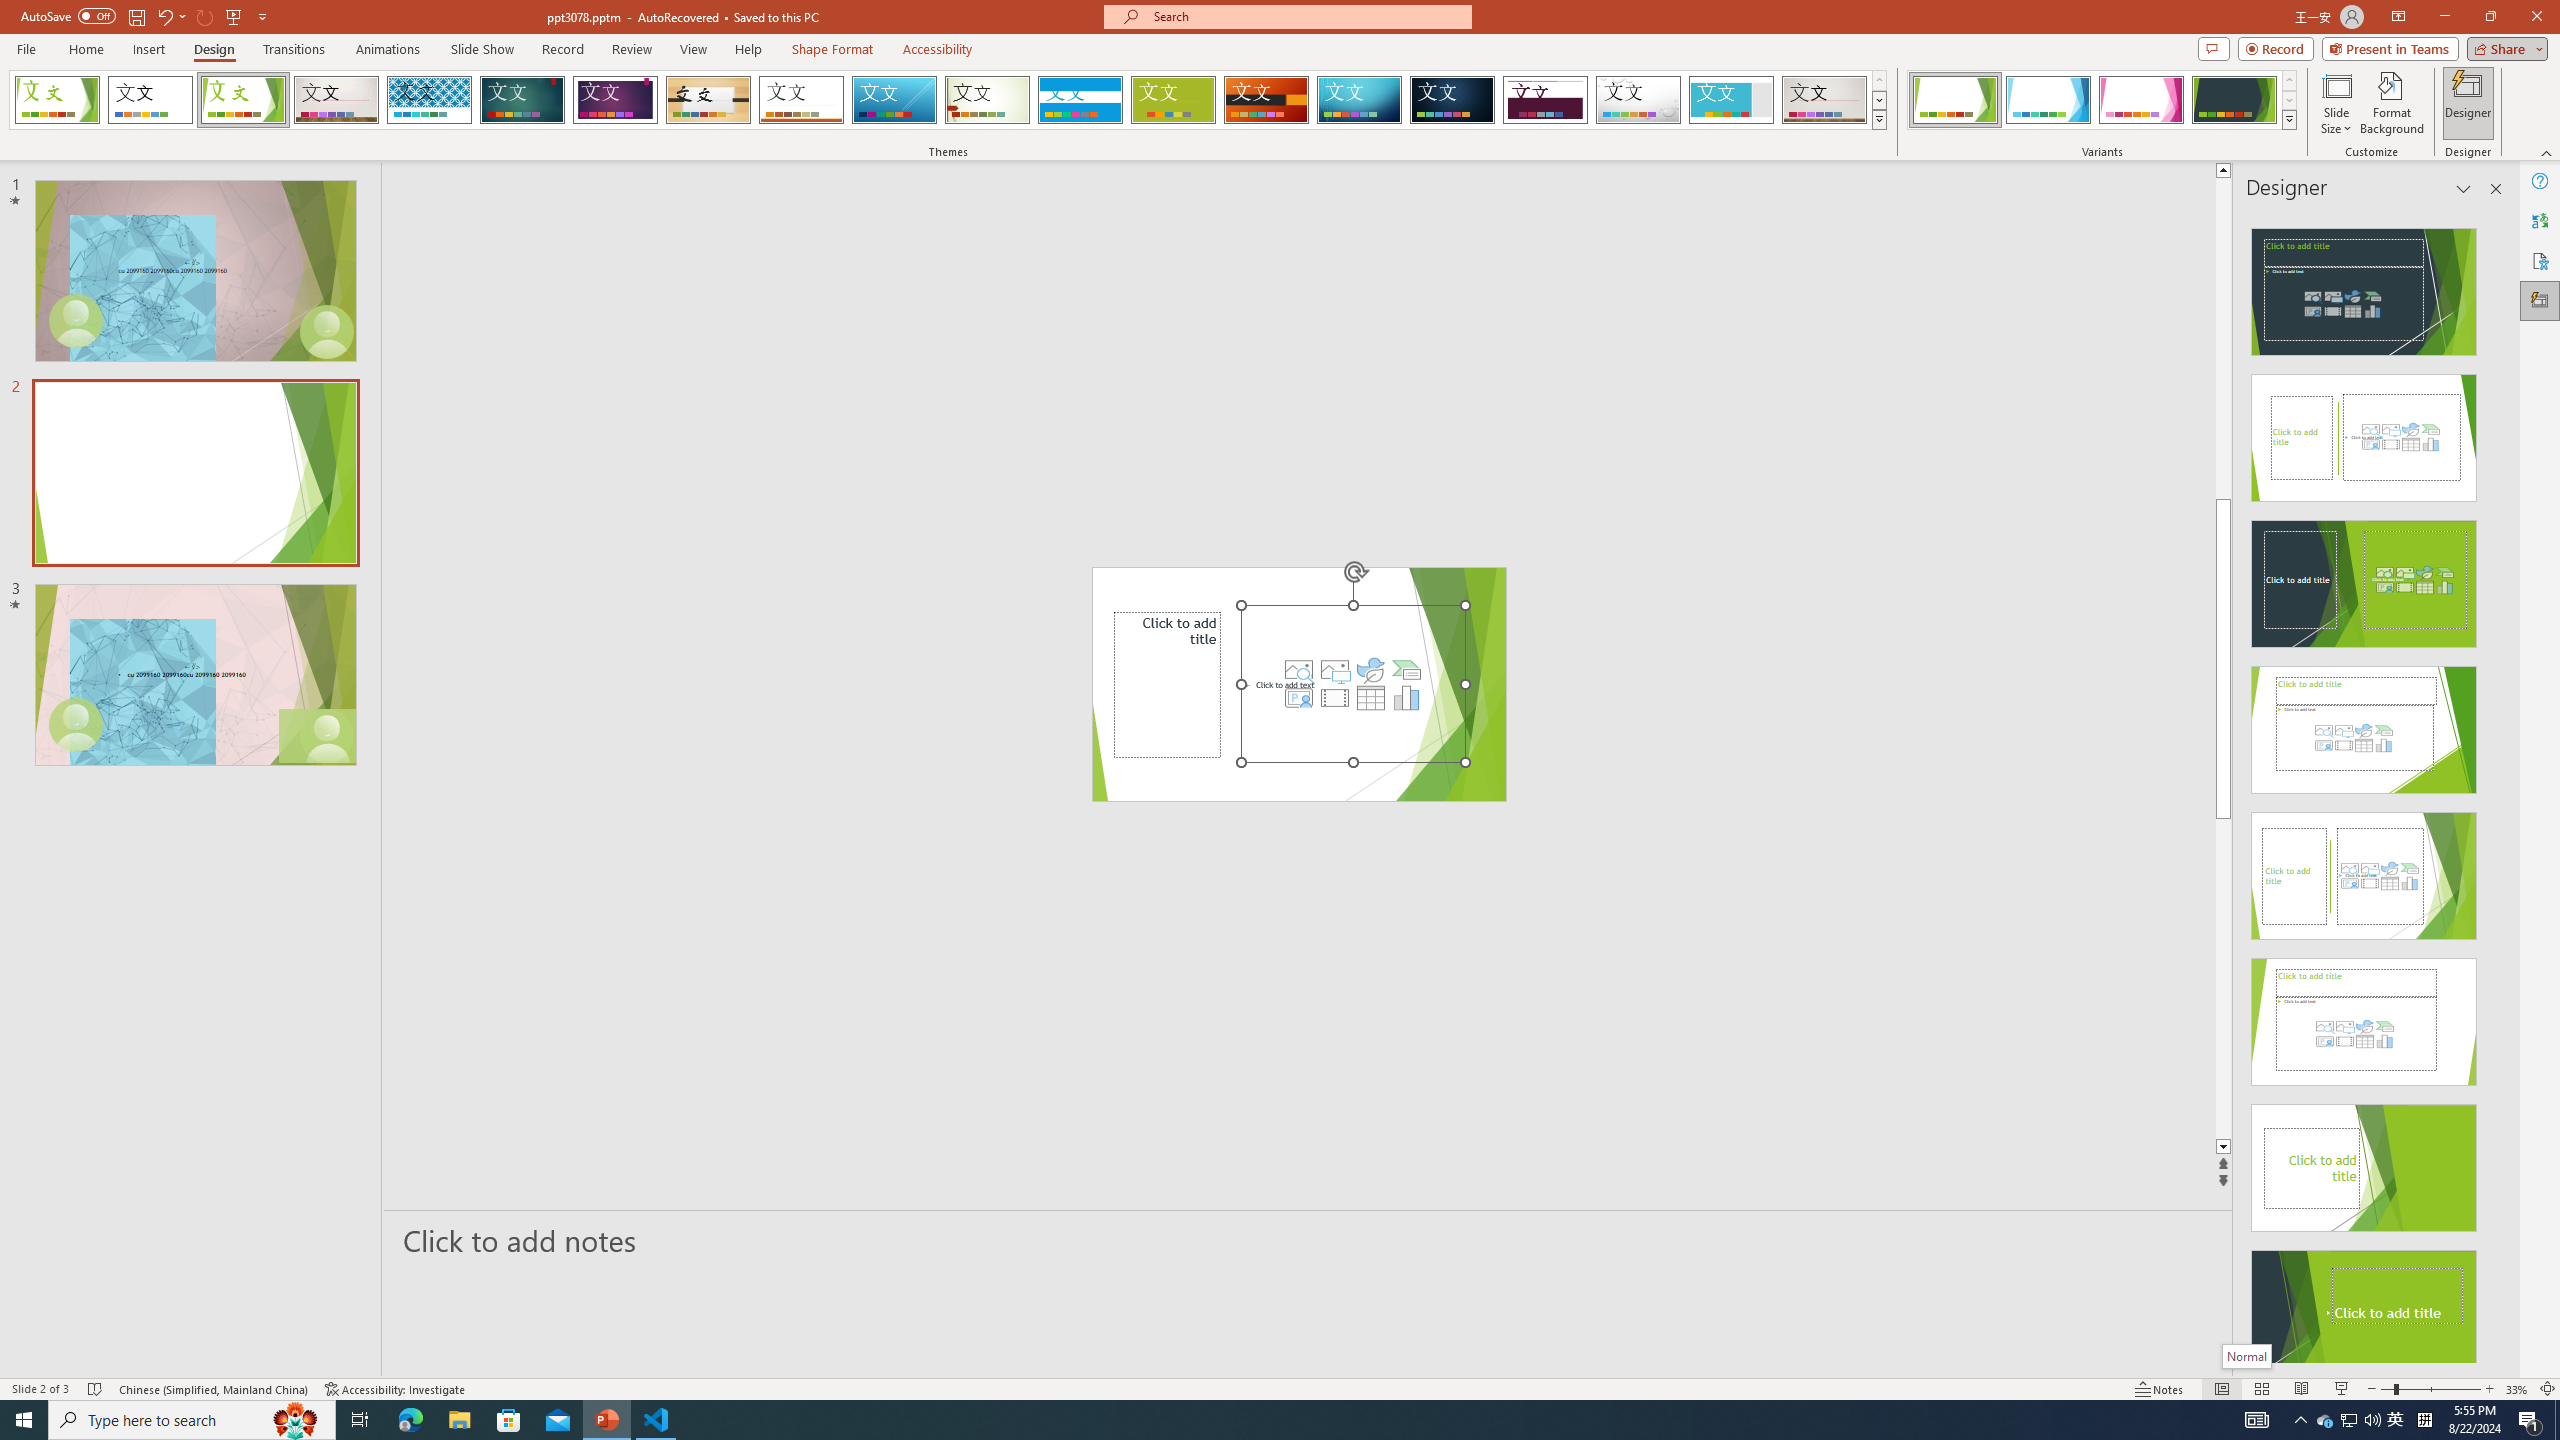 Image resolution: width=2560 pixels, height=1440 pixels. What do you see at coordinates (1267, 99) in the screenshot?
I see `'Berlin'` at bounding box center [1267, 99].